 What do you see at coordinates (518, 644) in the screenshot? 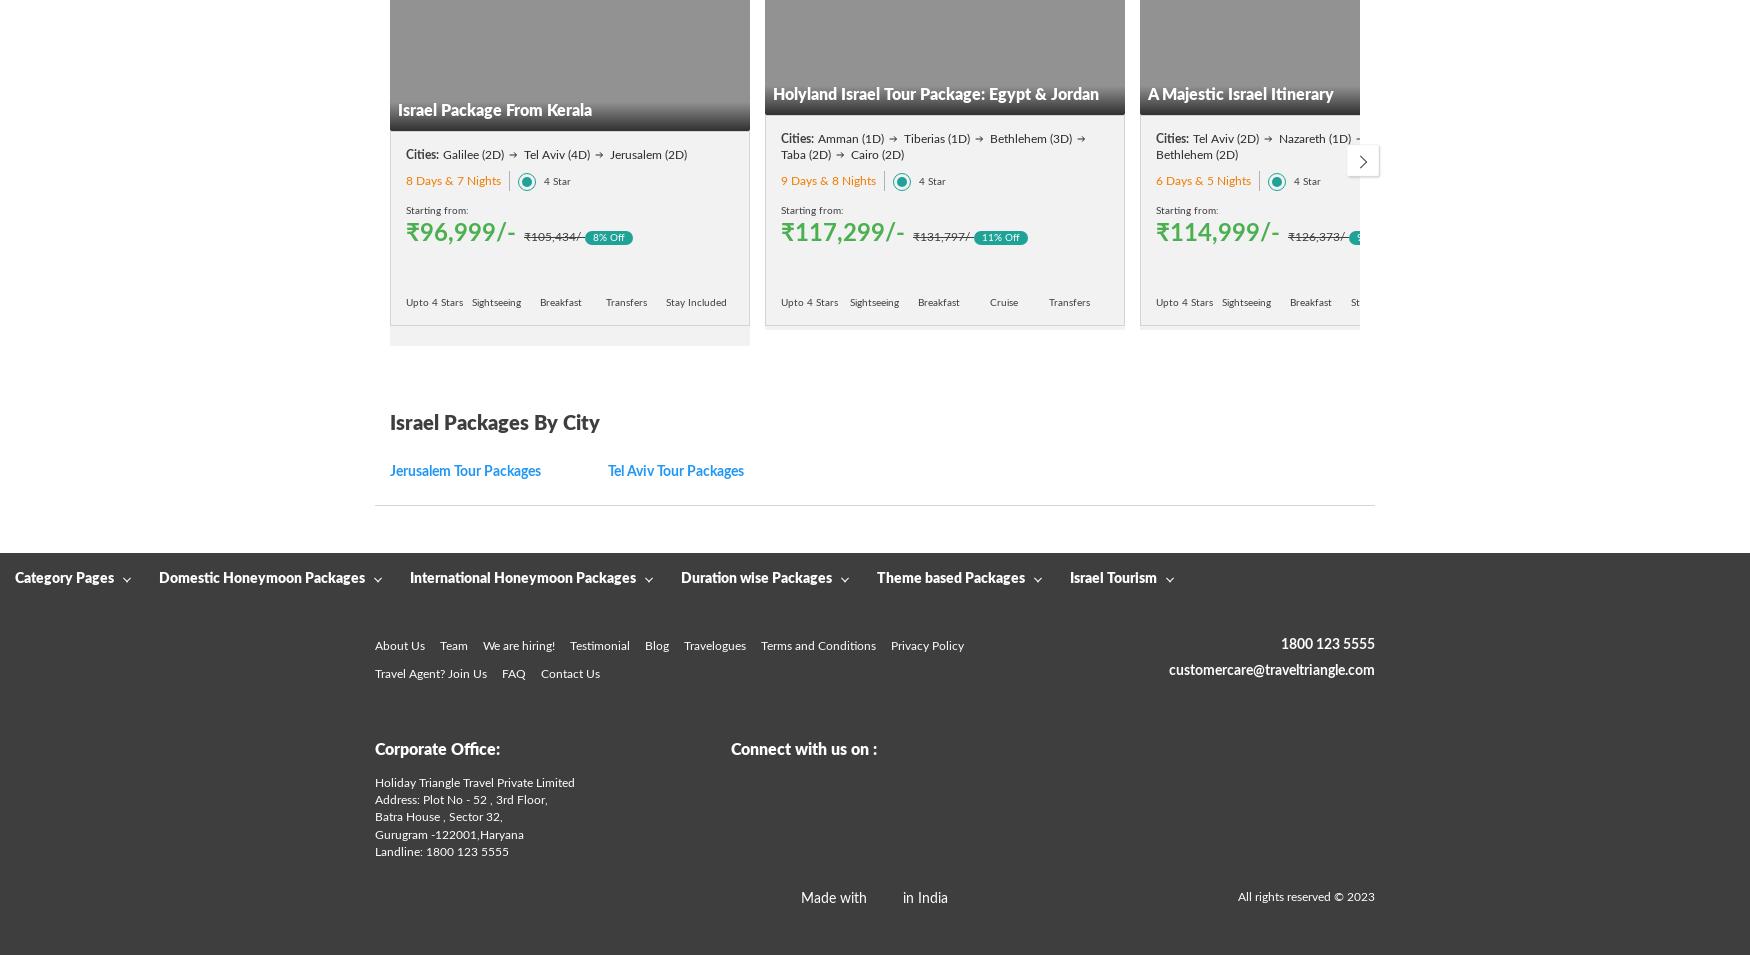
I see `'We are hiring!'` at bounding box center [518, 644].